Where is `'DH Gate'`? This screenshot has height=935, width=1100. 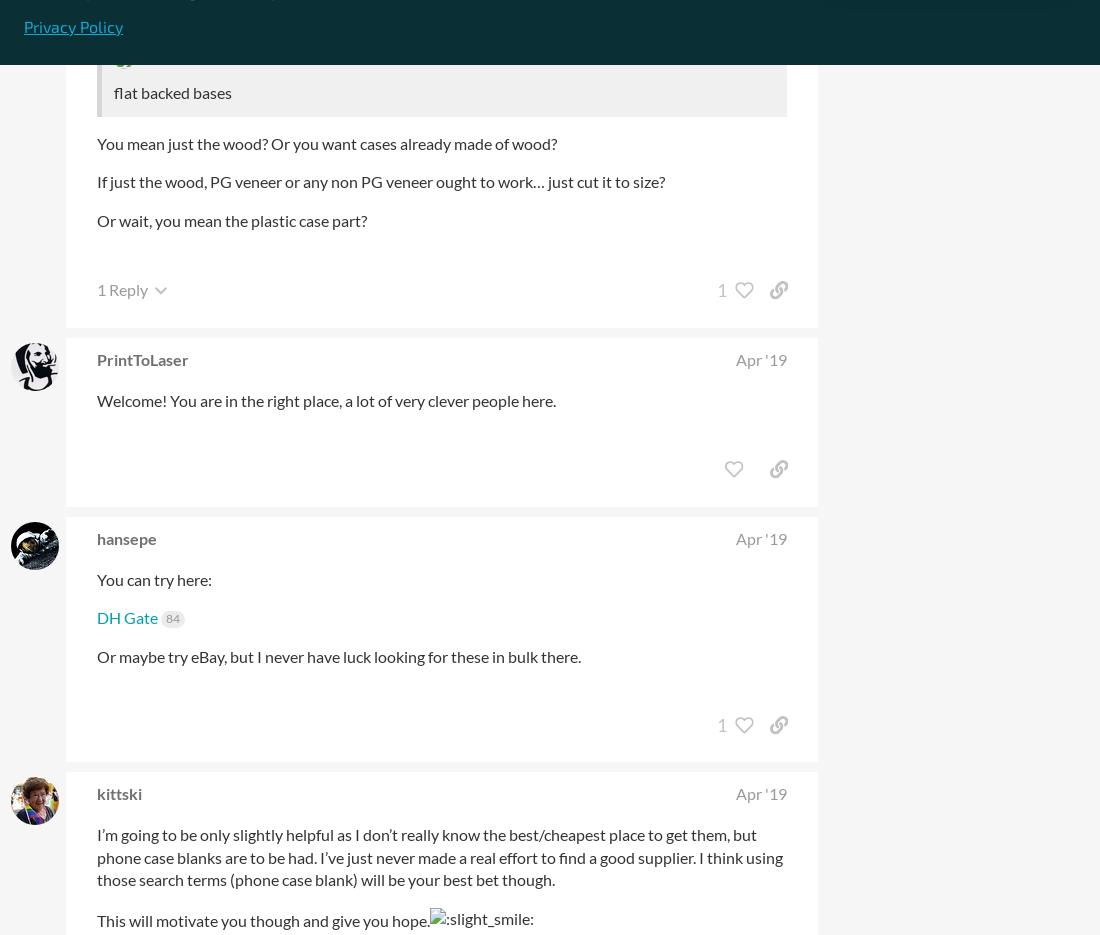
'DH Gate' is located at coordinates (127, 616).